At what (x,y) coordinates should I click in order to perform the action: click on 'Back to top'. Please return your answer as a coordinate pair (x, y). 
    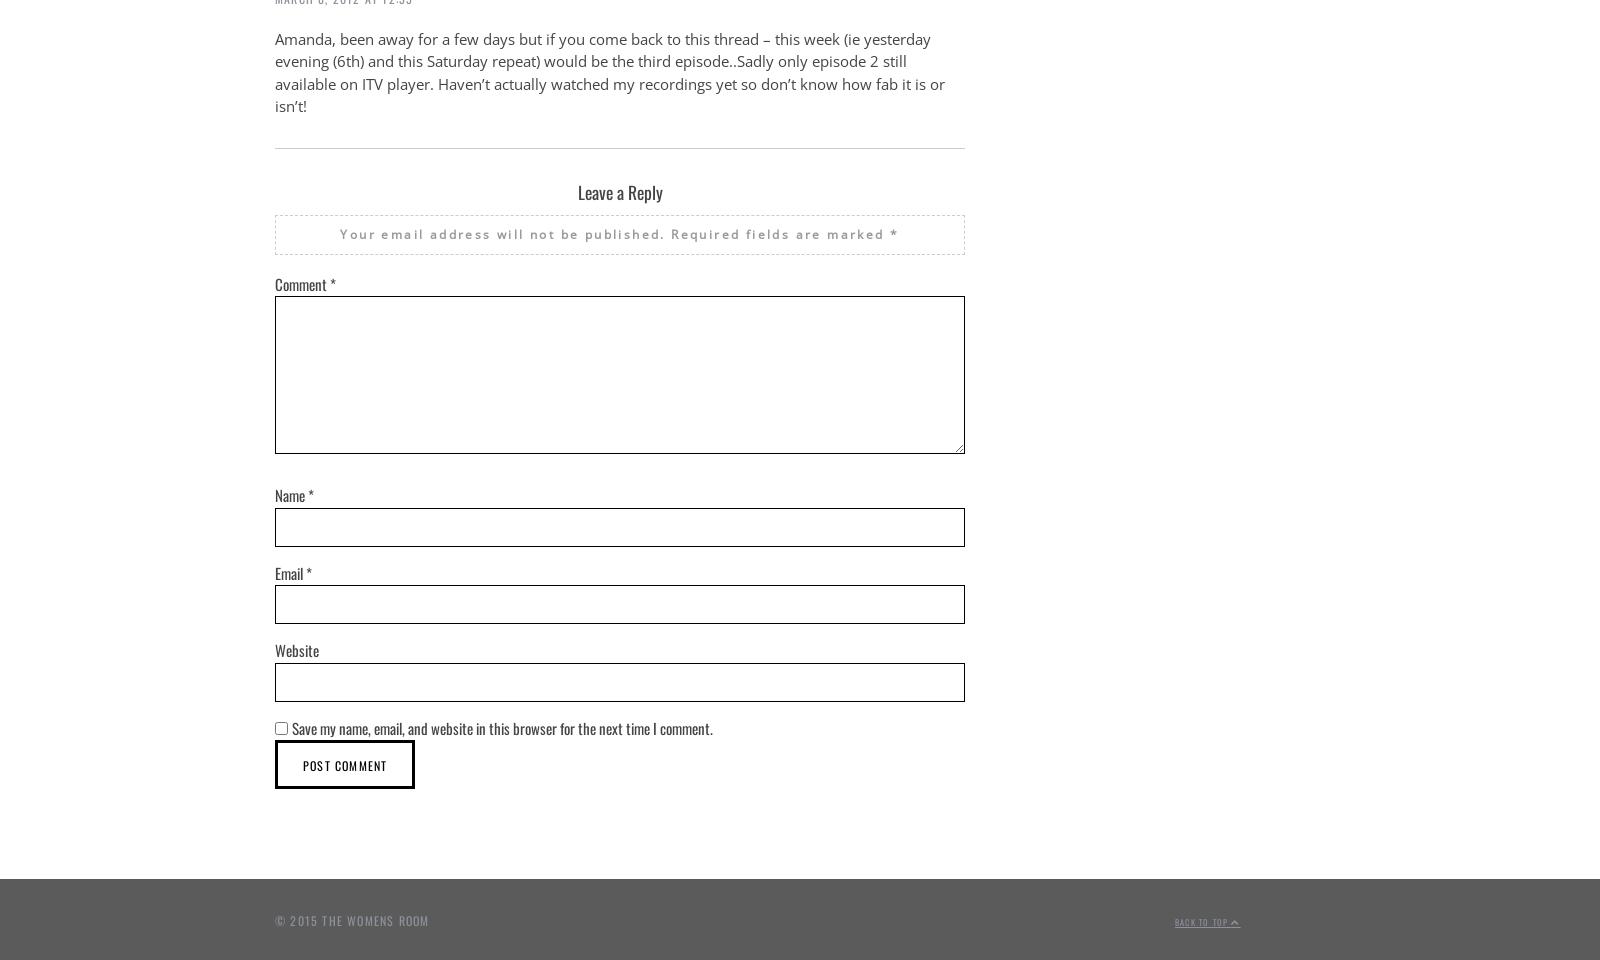
    Looking at the image, I should click on (1202, 921).